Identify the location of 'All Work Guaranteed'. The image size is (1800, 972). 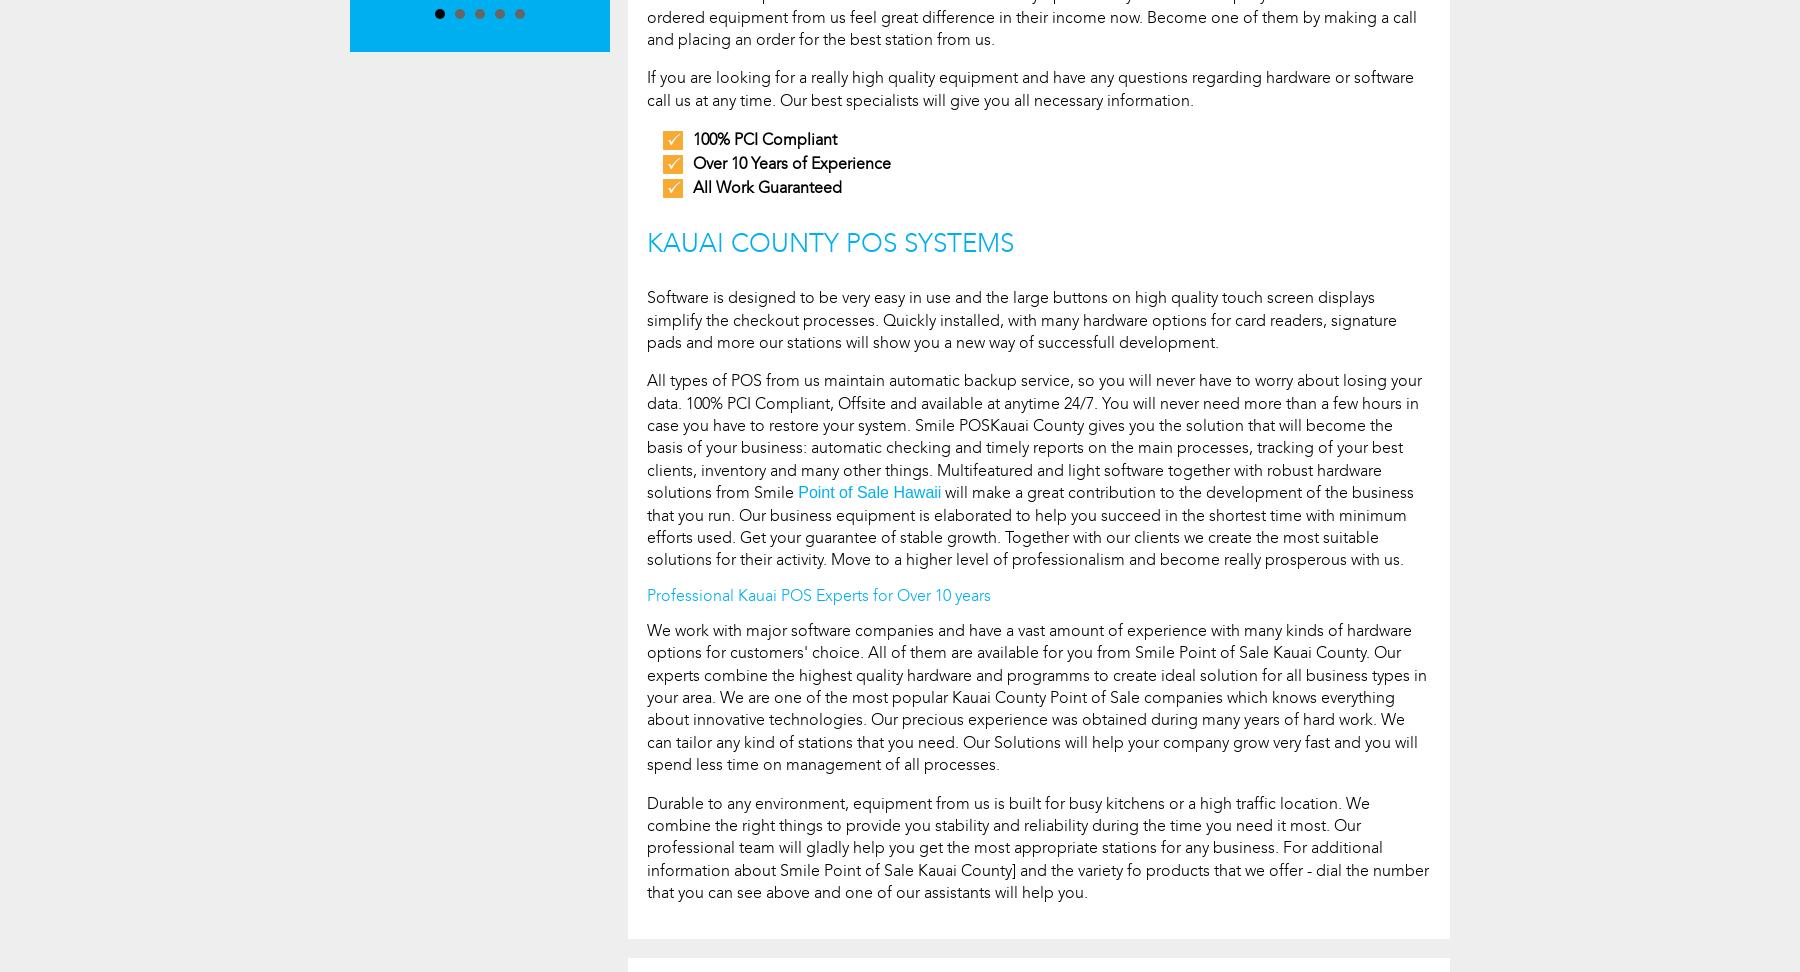
(766, 186).